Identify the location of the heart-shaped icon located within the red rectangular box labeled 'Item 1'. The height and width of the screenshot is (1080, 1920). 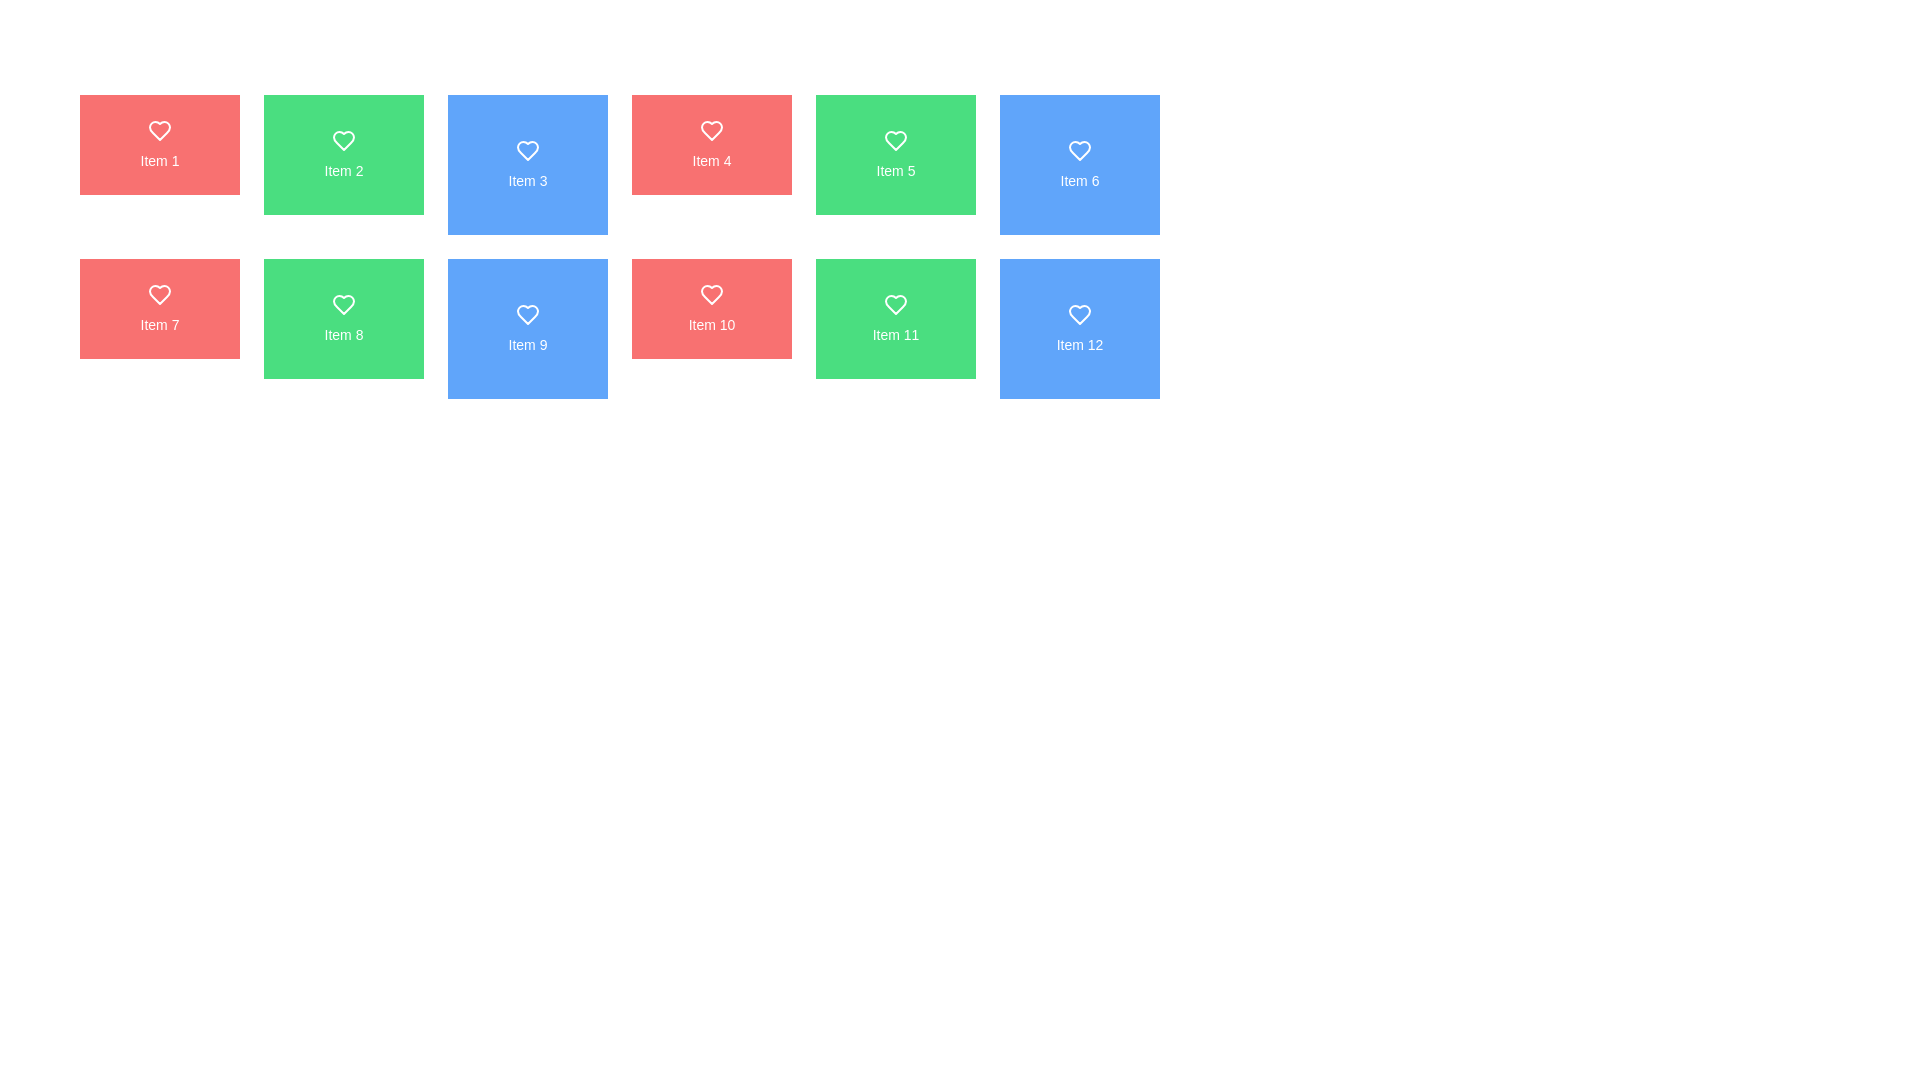
(158, 131).